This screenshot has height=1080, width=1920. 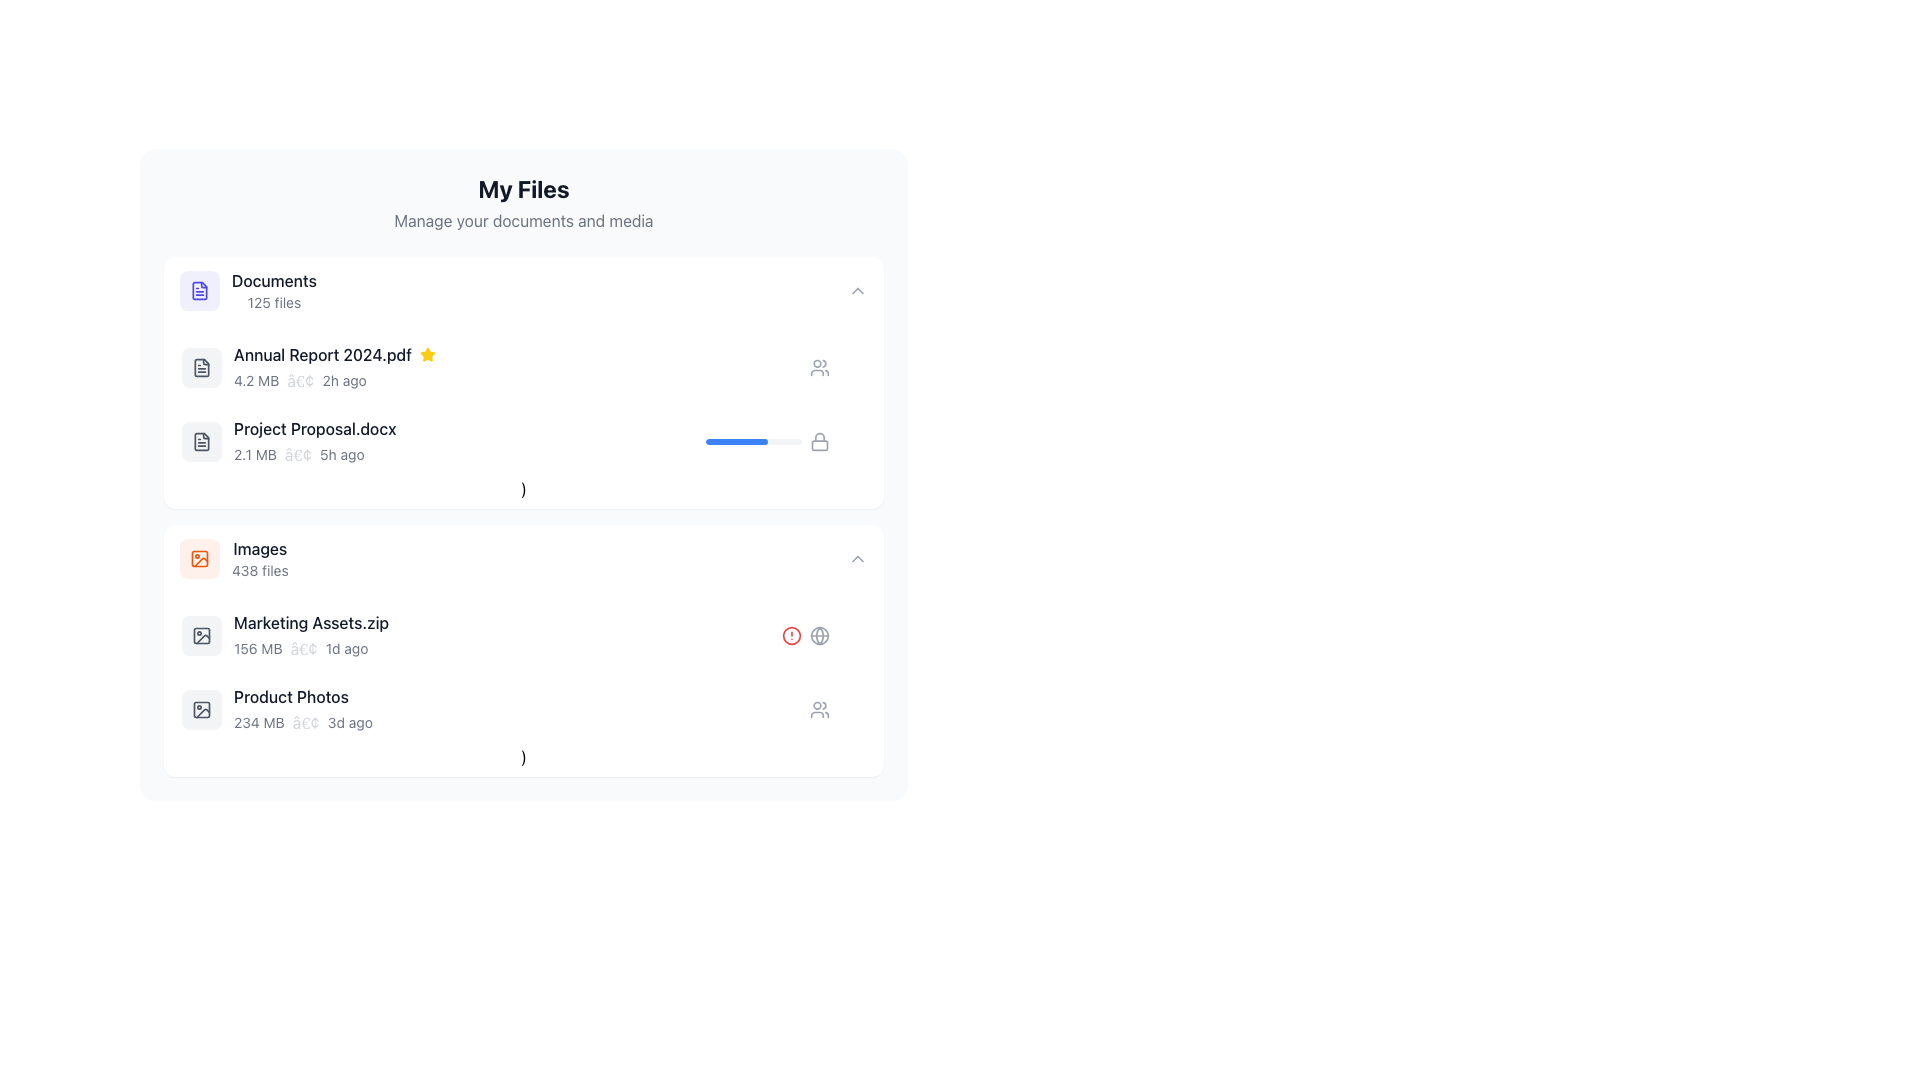 I want to click on the progress bar located in the middle section of the file list item for 'Project Proposal.docx', which is positioned slightly to the right of the filename and above the lock icon, so click(x=752, y=441).